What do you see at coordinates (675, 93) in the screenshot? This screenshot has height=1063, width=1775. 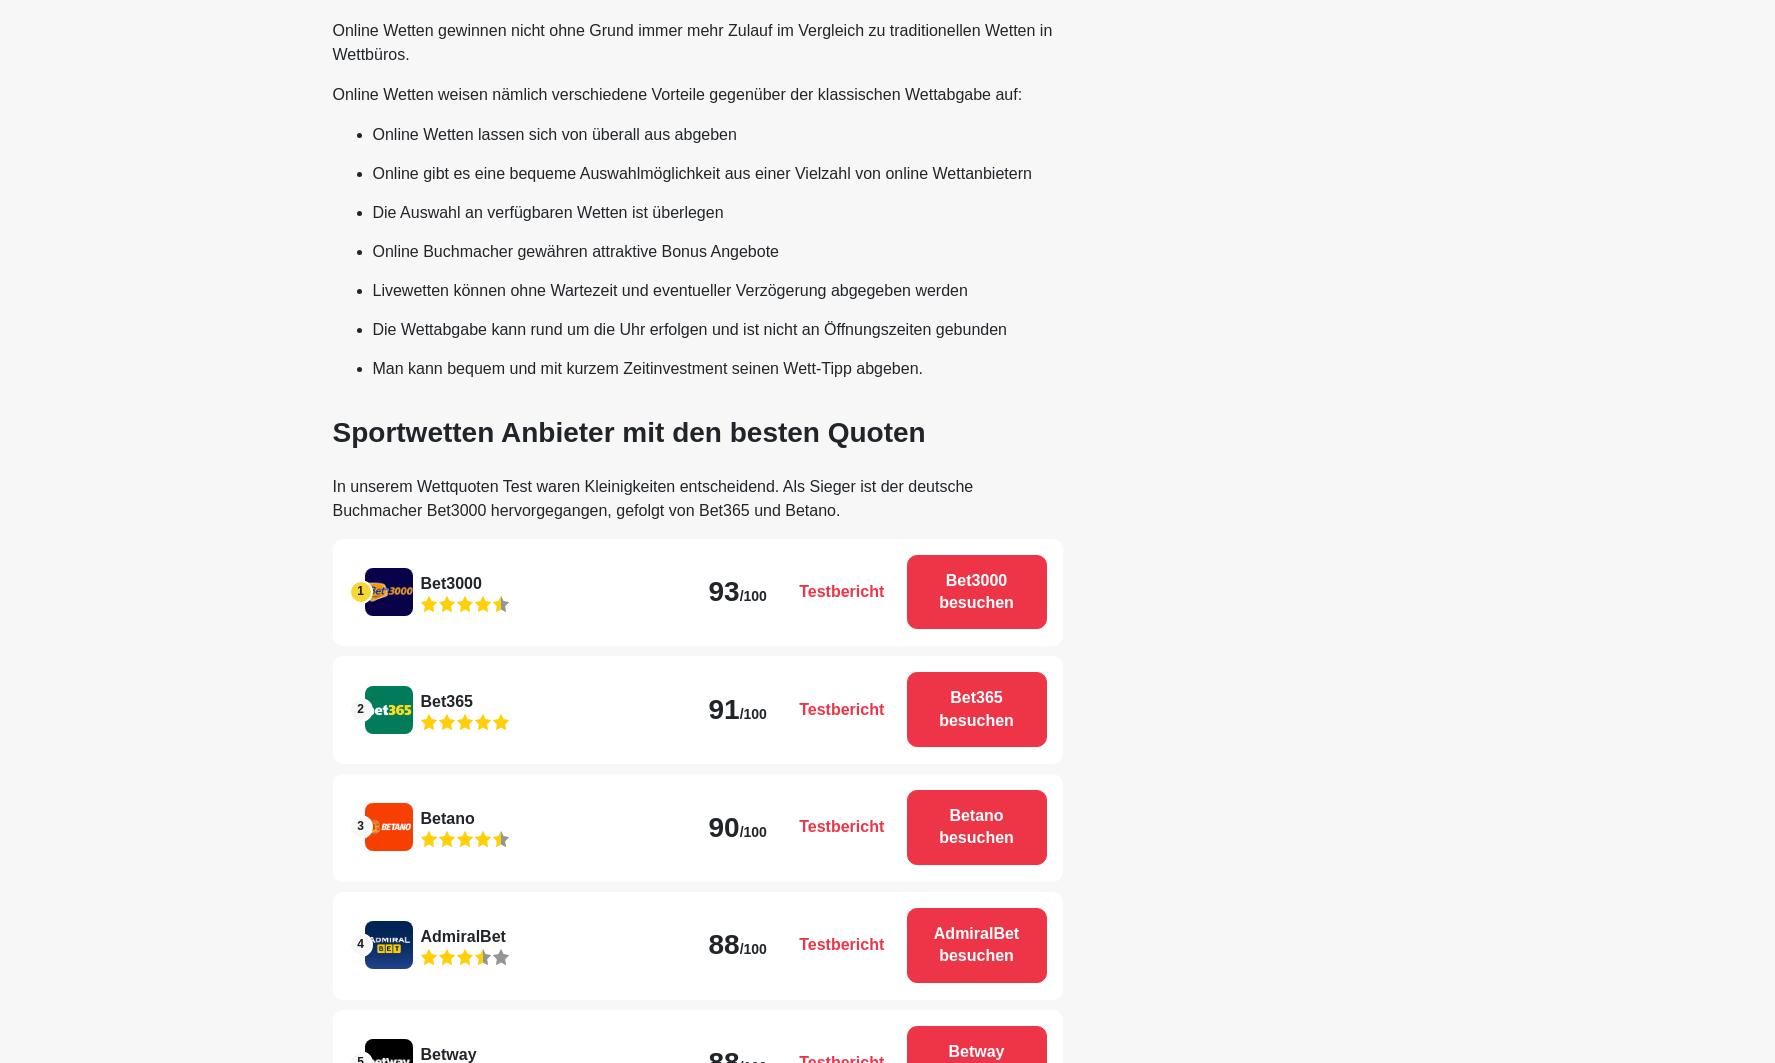 I see `'Online Wetten weisen nämlich verschiedene Vorteile gegenüber der klassischen Wettabgabe auf:'` at bounding box center [675, 93].